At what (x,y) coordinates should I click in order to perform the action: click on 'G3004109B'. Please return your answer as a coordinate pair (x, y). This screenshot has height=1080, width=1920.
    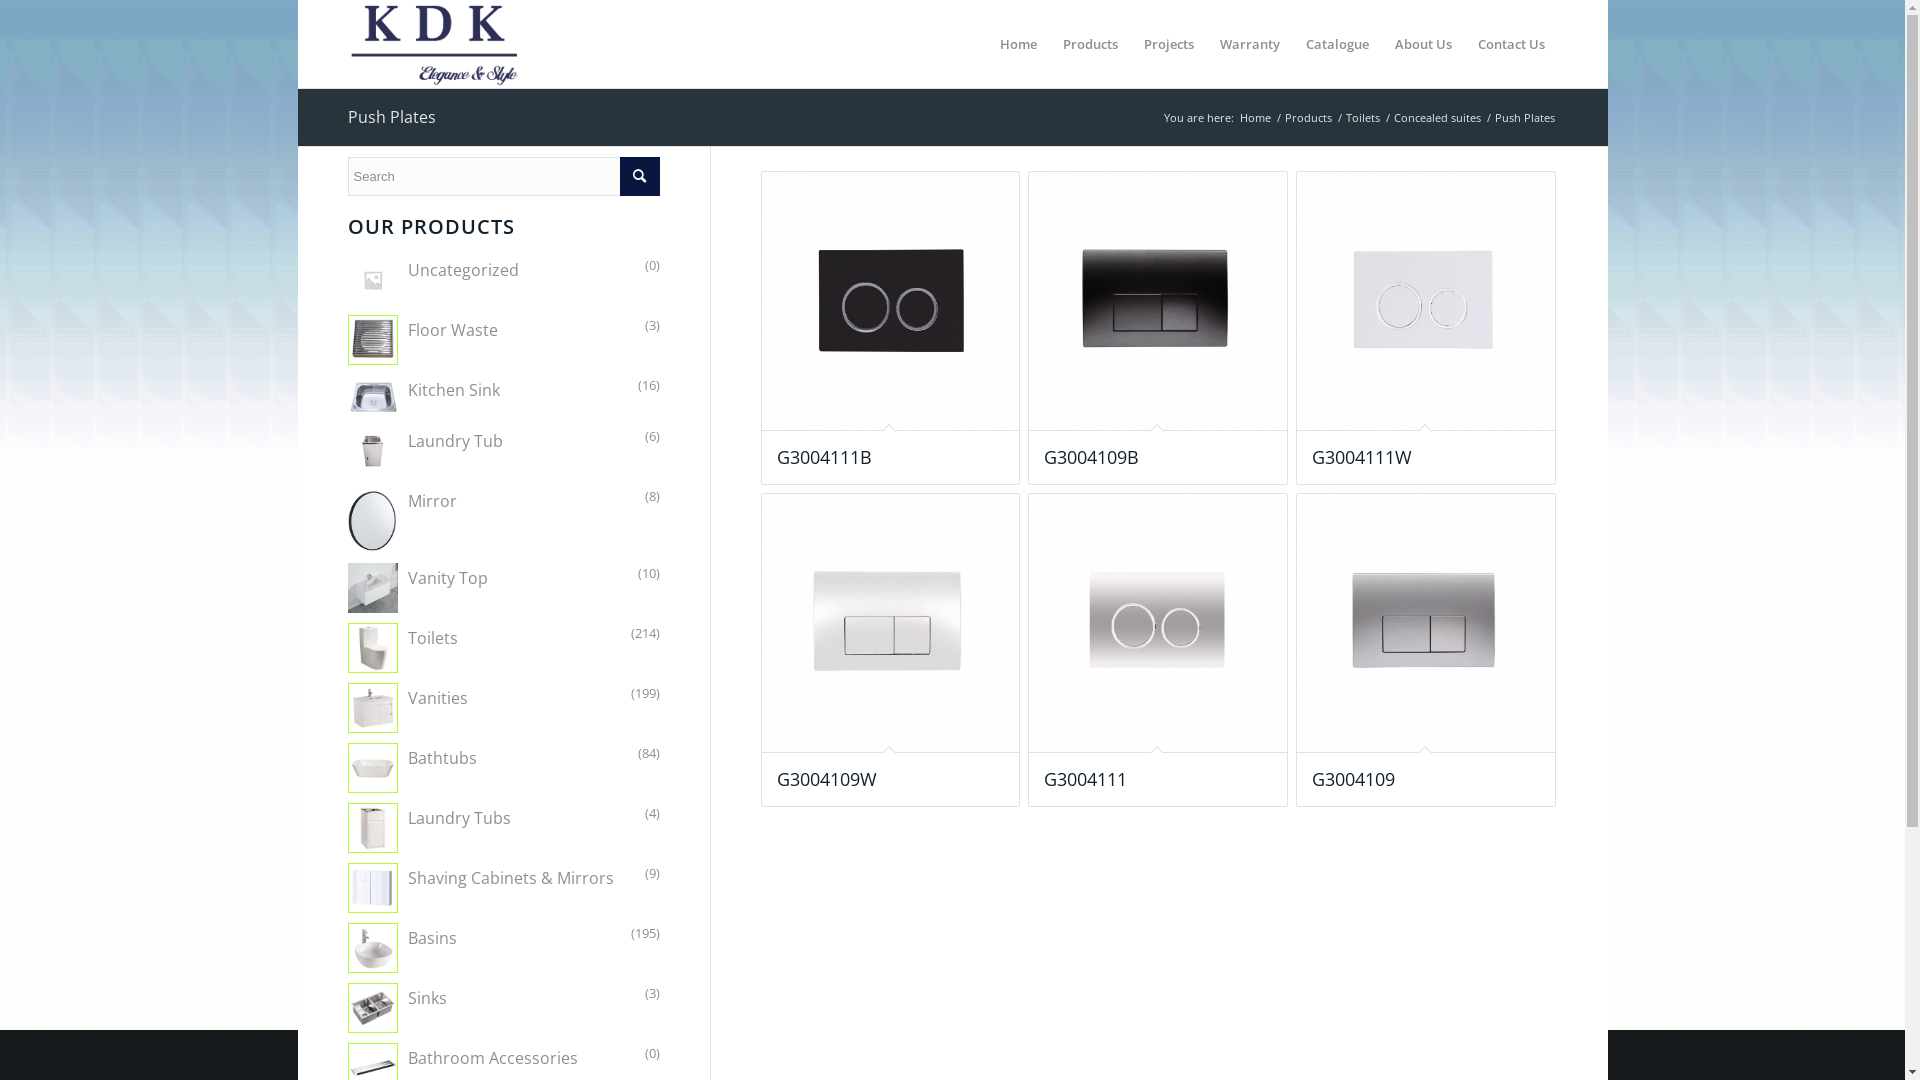
    Looking at the image, I should click on (1157, 326).